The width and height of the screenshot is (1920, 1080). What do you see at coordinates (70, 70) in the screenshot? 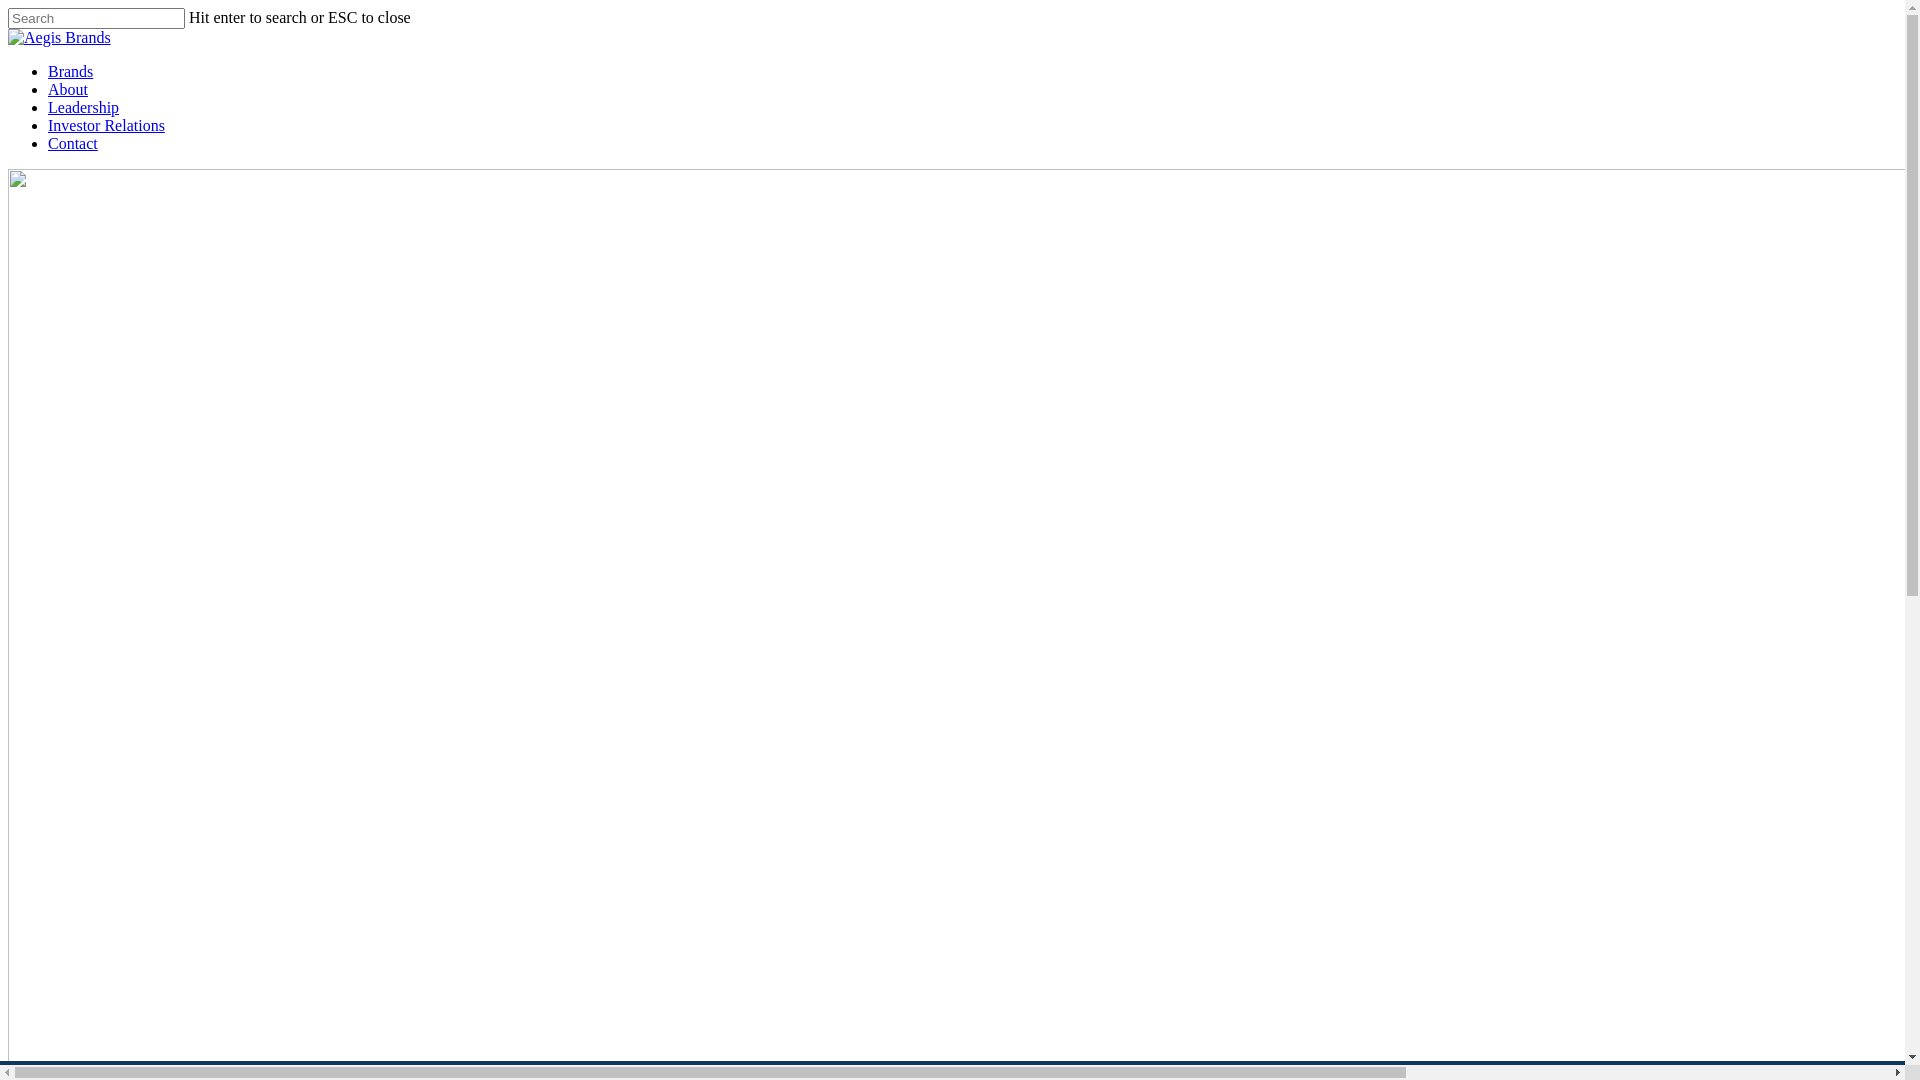
I see `'Brands'` at bounding box center [70, 70].